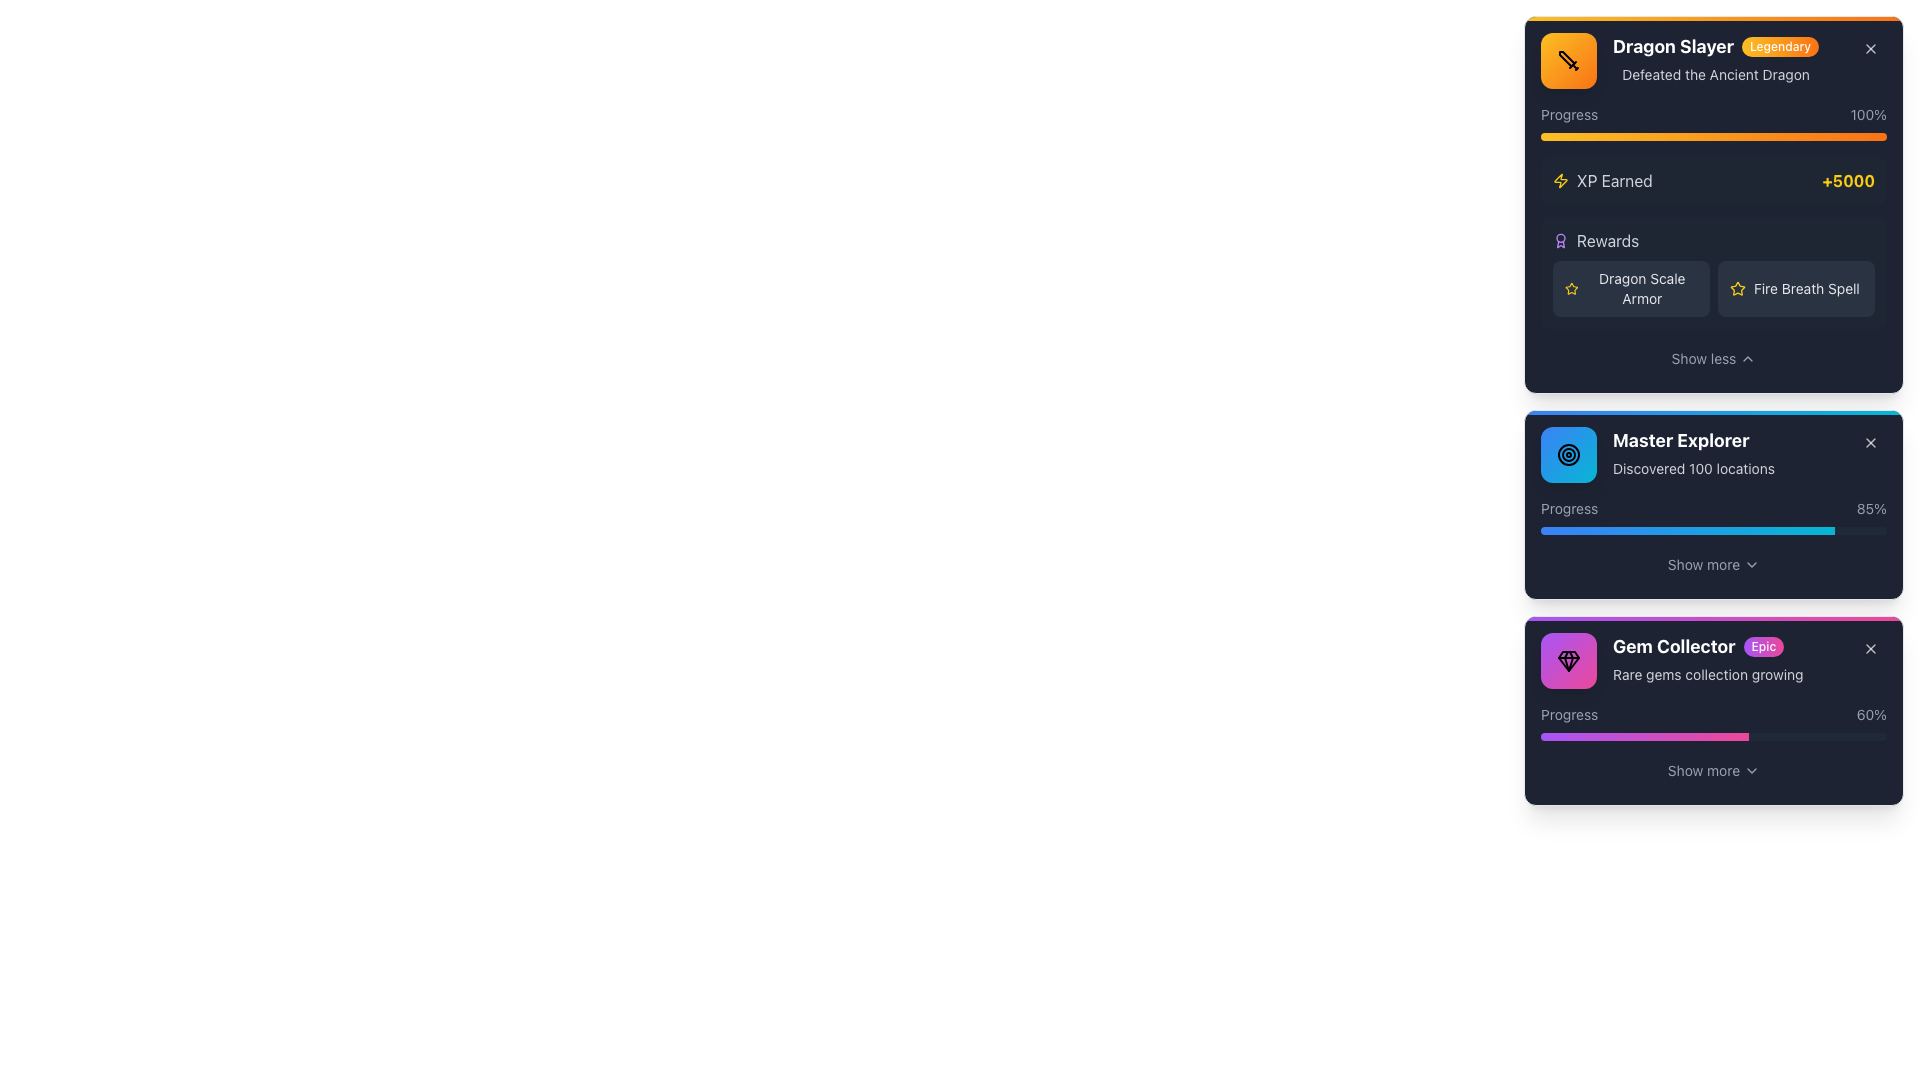 The width and height of the screenshot is (1920, 1080). I want to click on the static text label displaying 'Master Explorer' in bold white font, located in the middle section of the interface against a dark blue background, so click(1693, 439).